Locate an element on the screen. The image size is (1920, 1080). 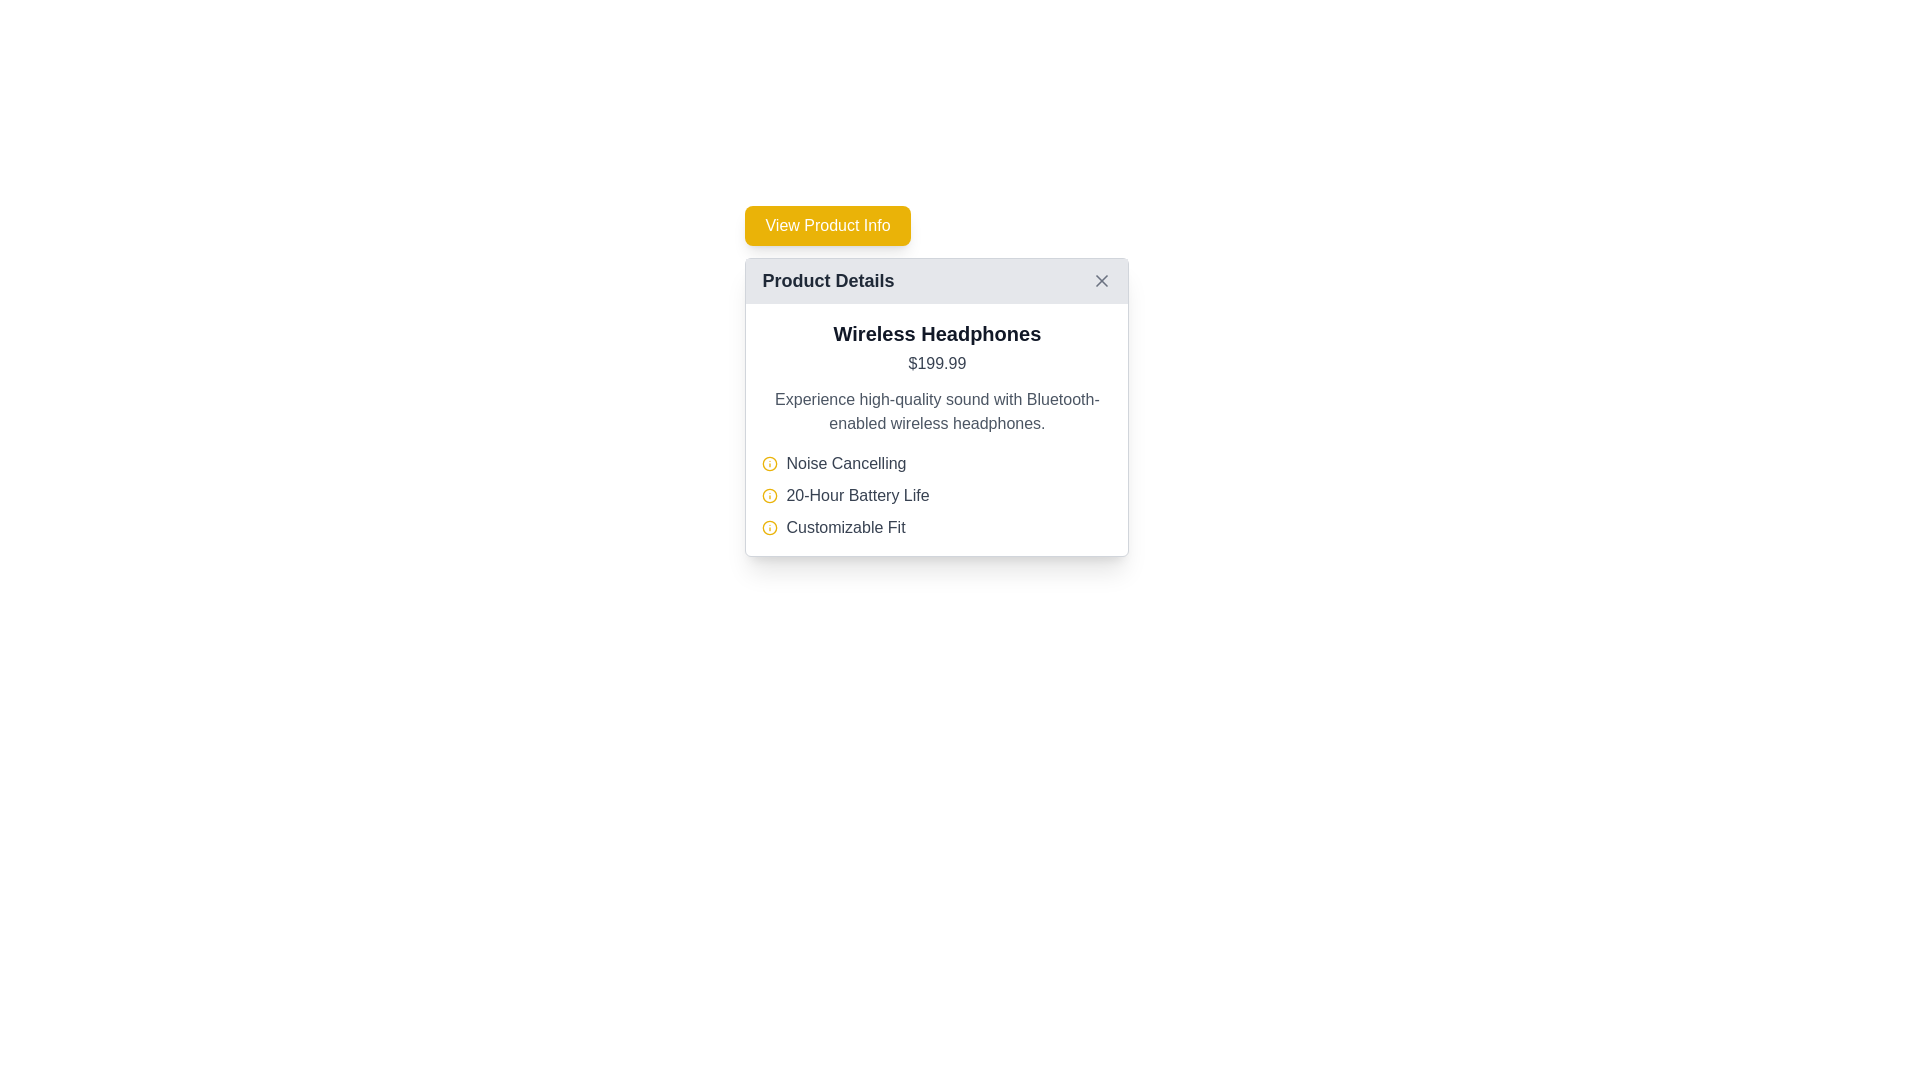
the price text label displaying '$199.99' located beneath the title 'Wireless Headphones' is located at coordinates (936, 363).